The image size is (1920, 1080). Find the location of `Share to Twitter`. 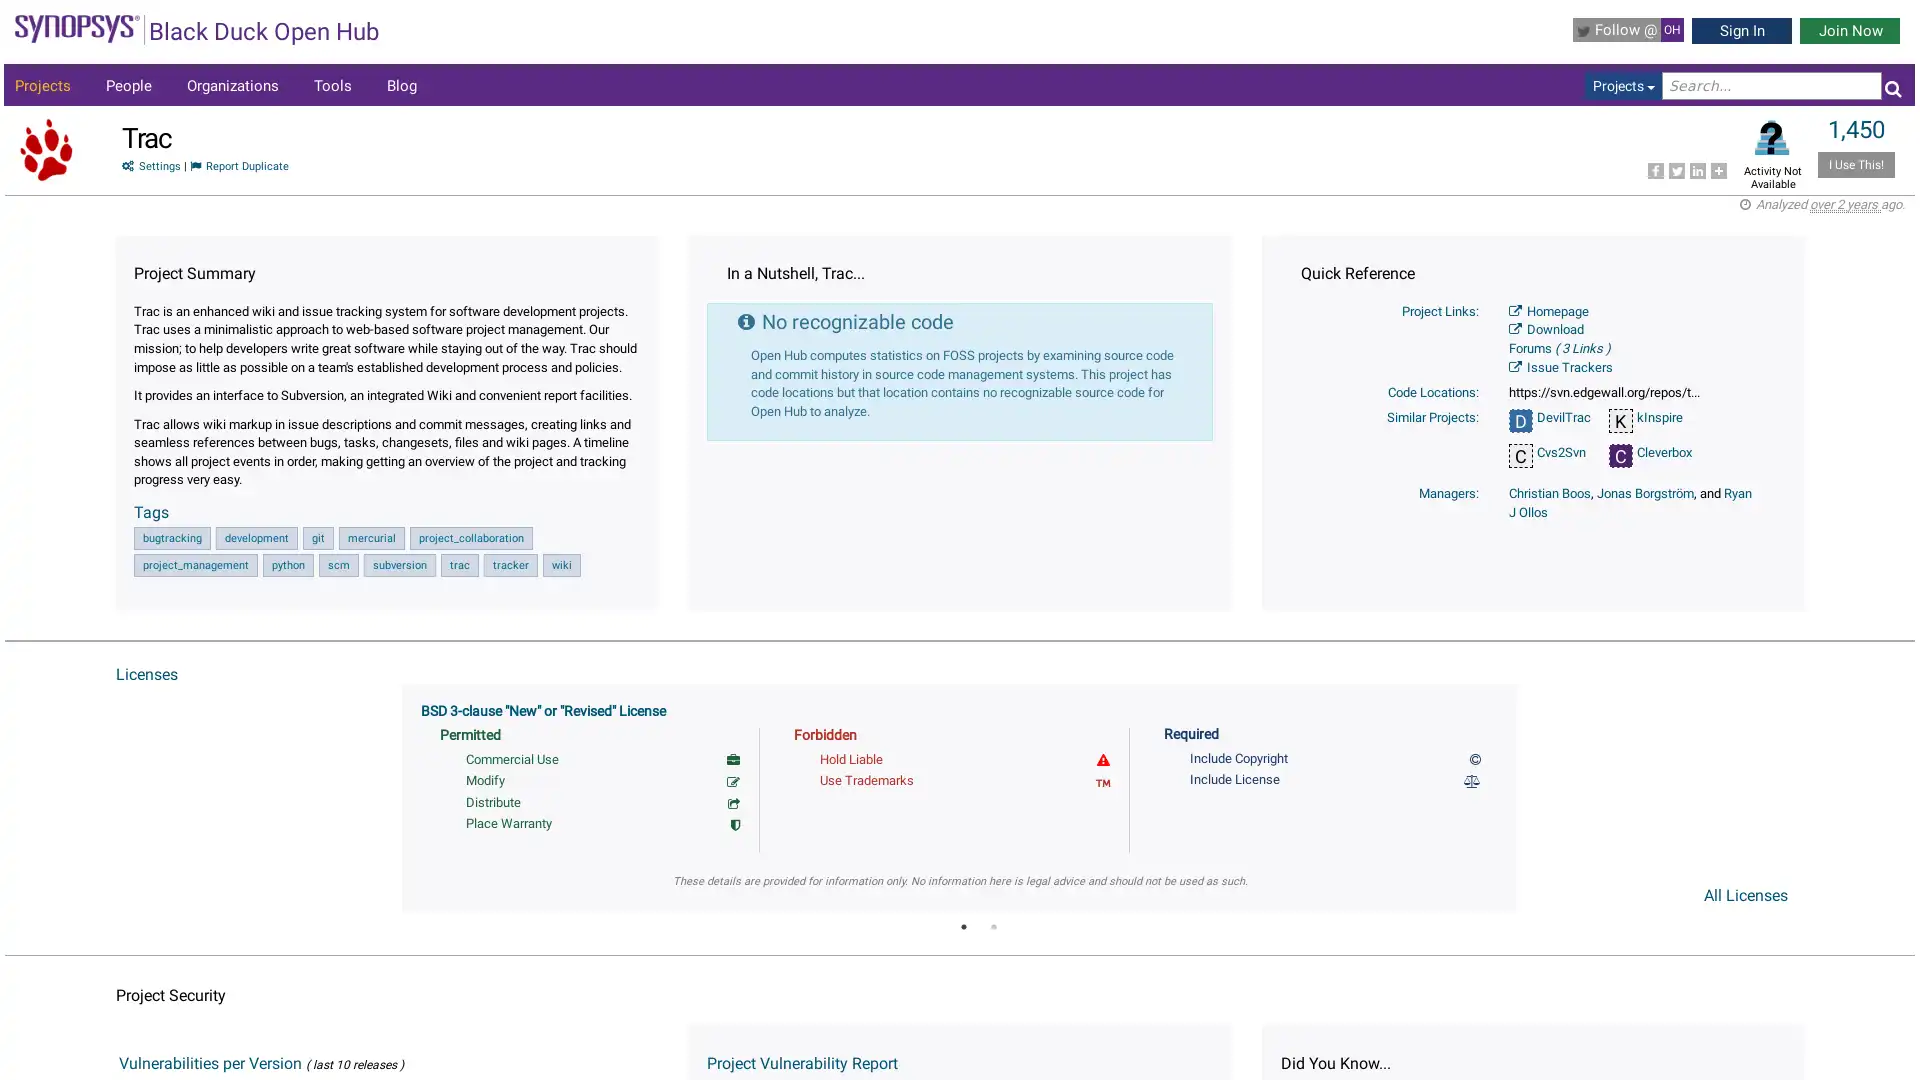

Share to Twitter is located at coordinates (1675, 169).